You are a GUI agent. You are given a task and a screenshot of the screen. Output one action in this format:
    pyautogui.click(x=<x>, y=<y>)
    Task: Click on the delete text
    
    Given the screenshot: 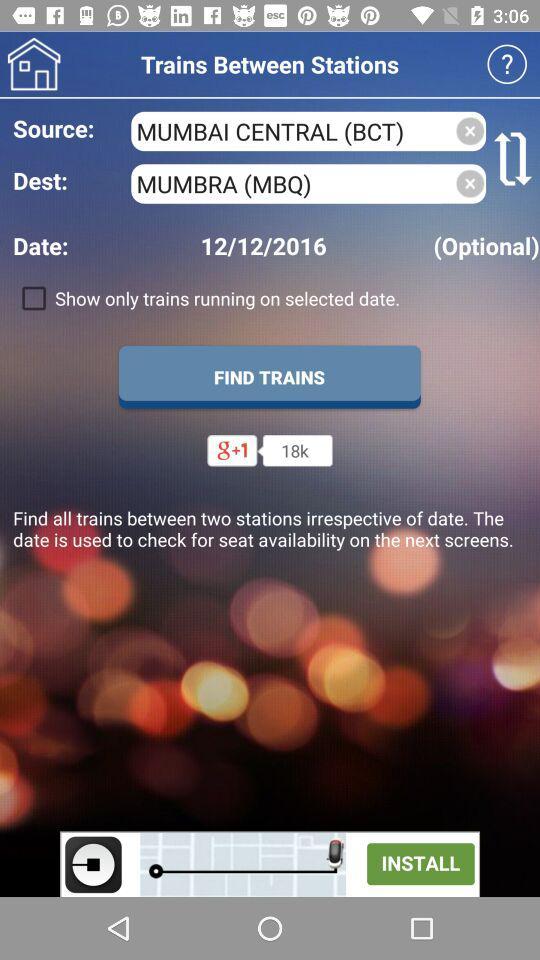 What is the action you would take?
    pyautogui.click(x=470, y=130)
    